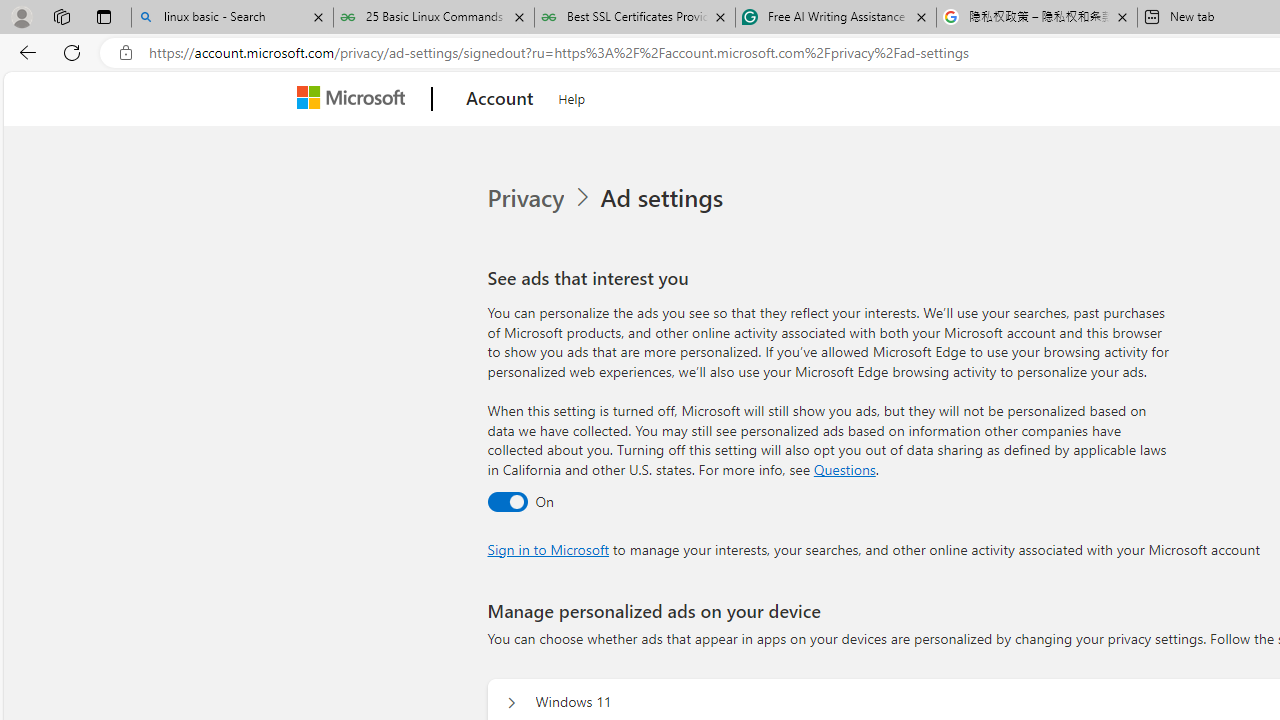 The height and width of the screenshot is (720, 1280). I want to click on 'Microsoft', so click(355, 99).